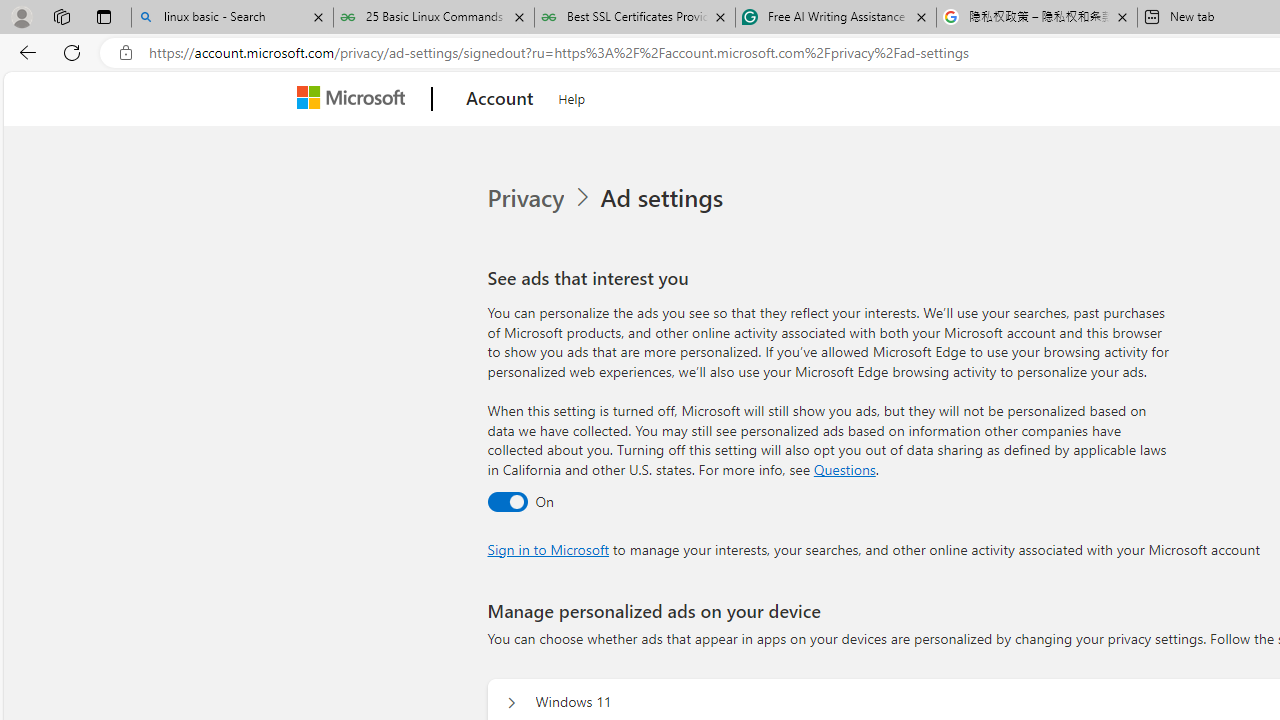 The height and width of the screenshot is (720, 1280). I want to click on 'Microsoft', so click(355, 99).